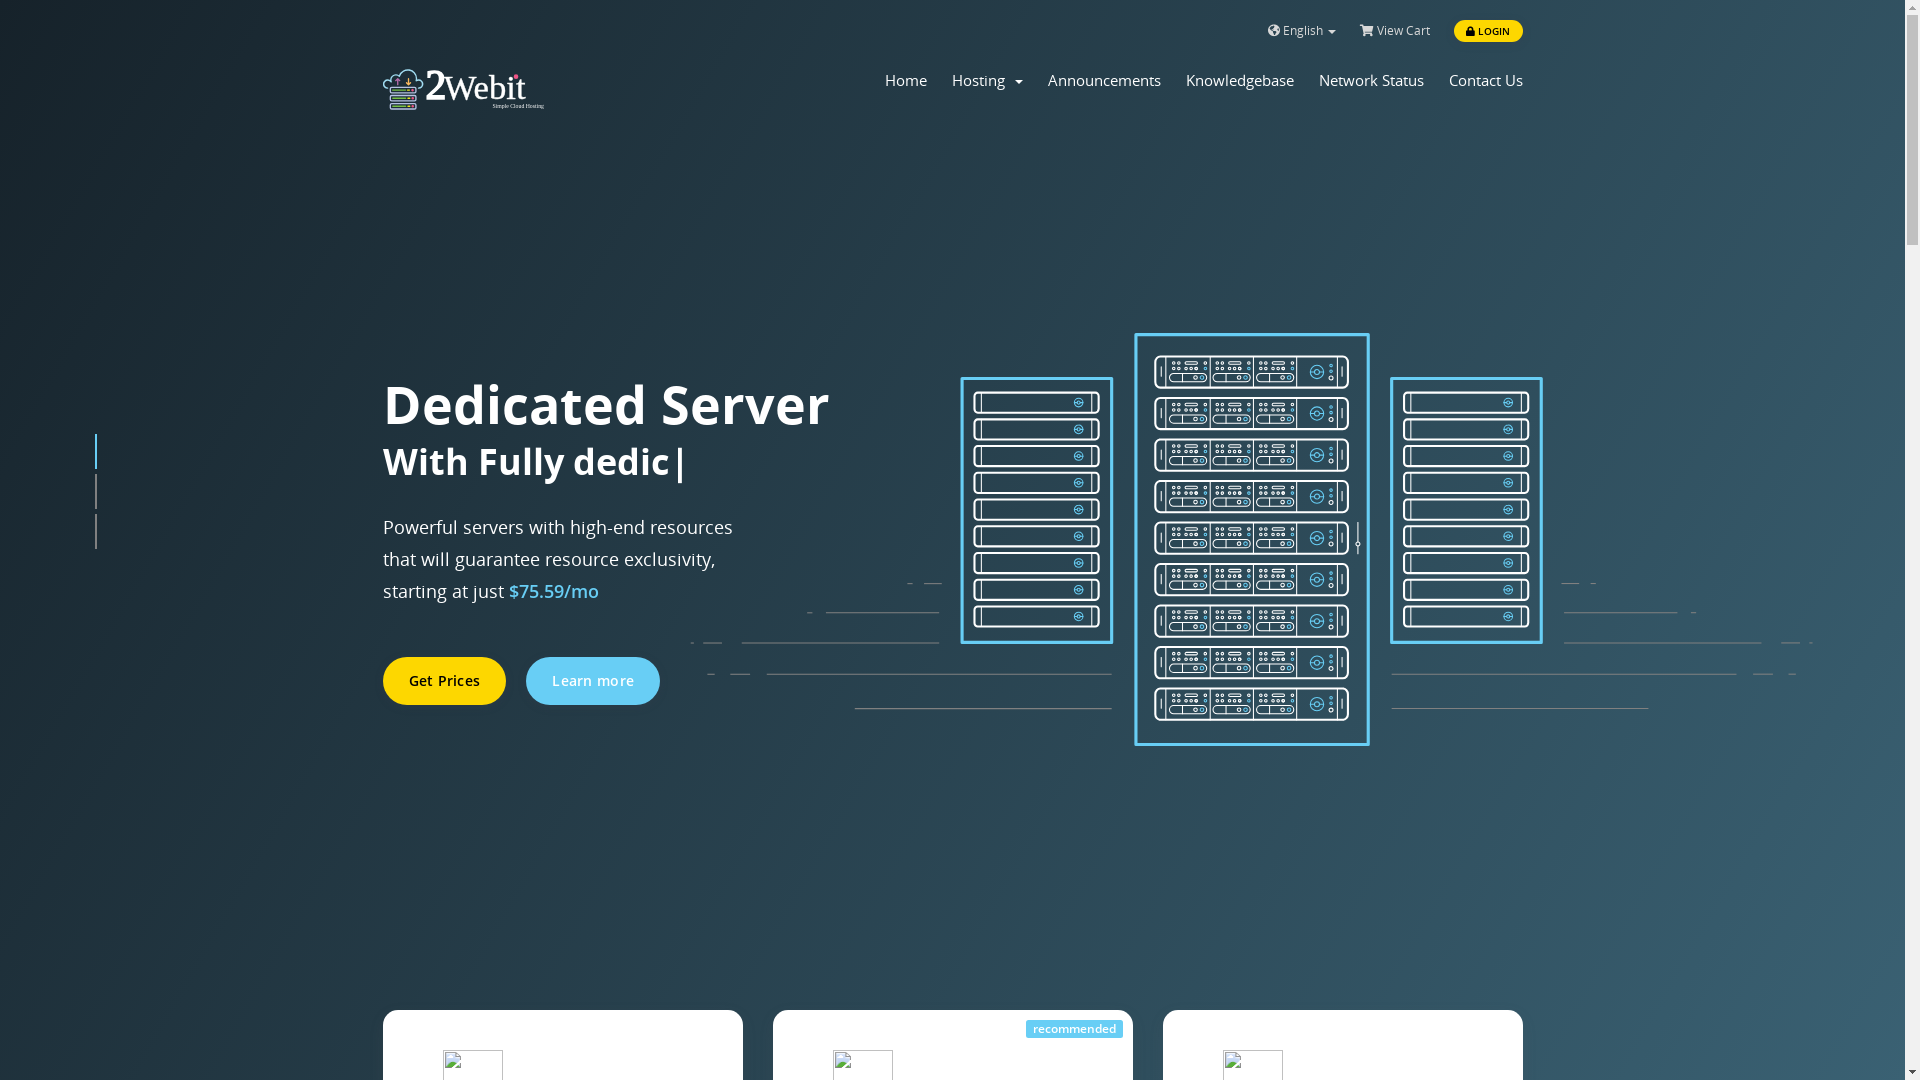 This screenshot has width=1920, height=1080. What do you see at coordinates (1301, 30) in the screenshot?
I see `'English'` at bounding box center [1301, 30].